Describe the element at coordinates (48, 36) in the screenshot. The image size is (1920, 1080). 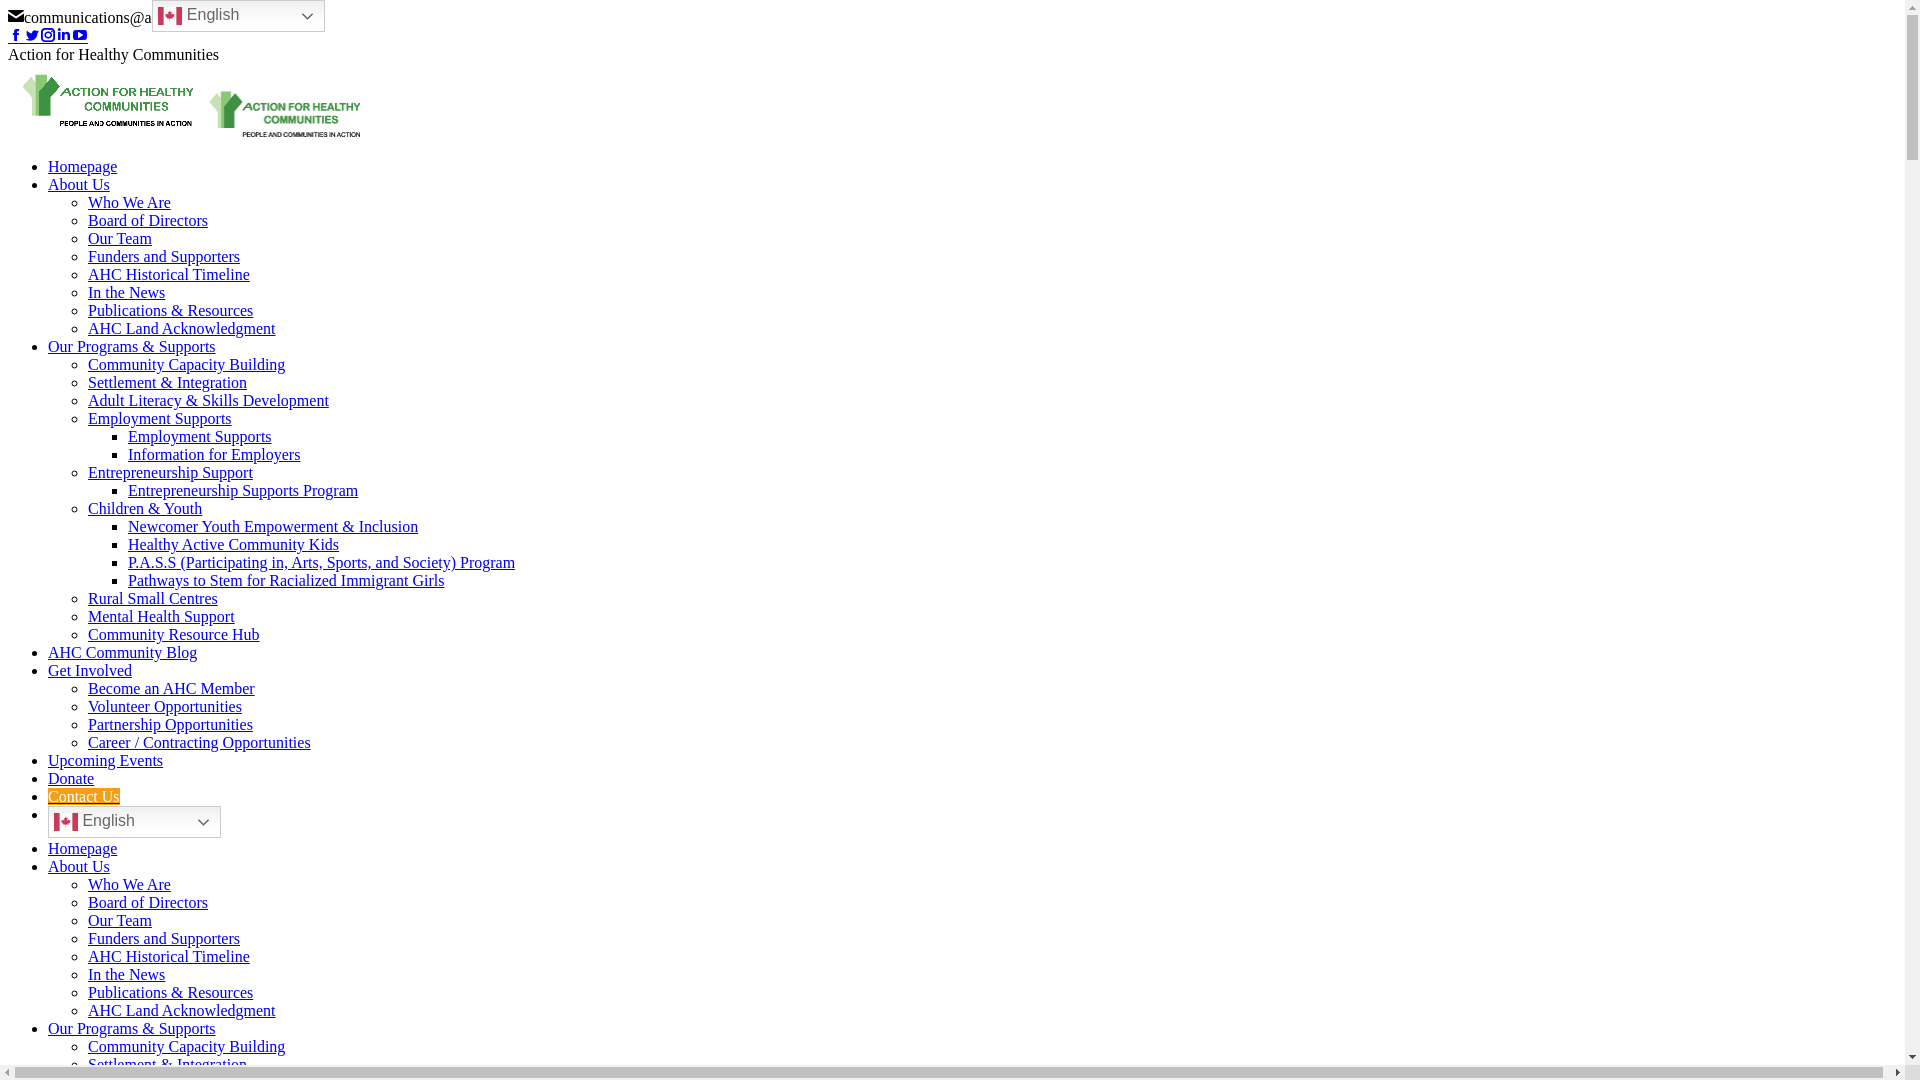
I see `'Instagram page opens in new window'` at that location.